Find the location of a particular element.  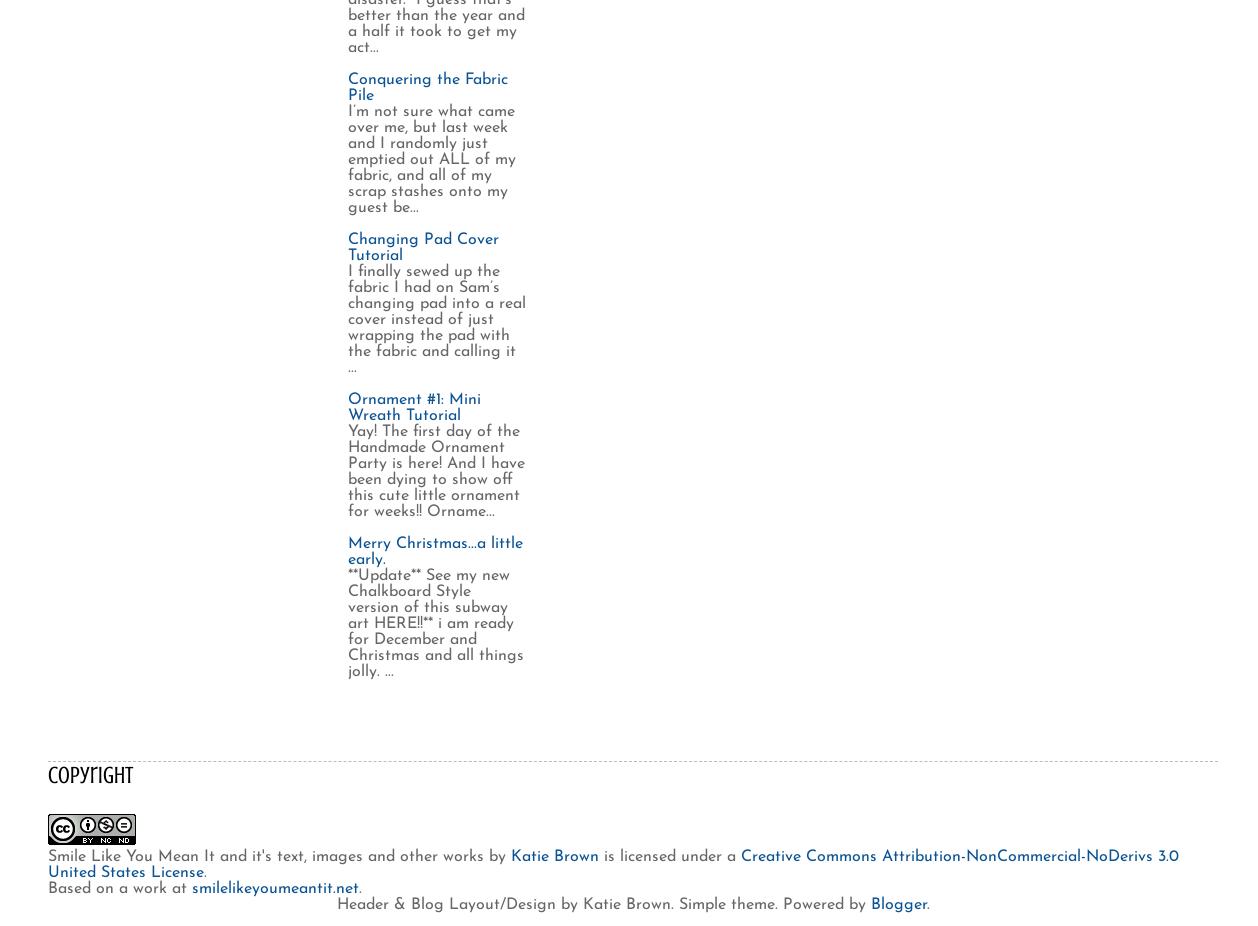

'Katie Brown' is located at coordinates (509, 855).